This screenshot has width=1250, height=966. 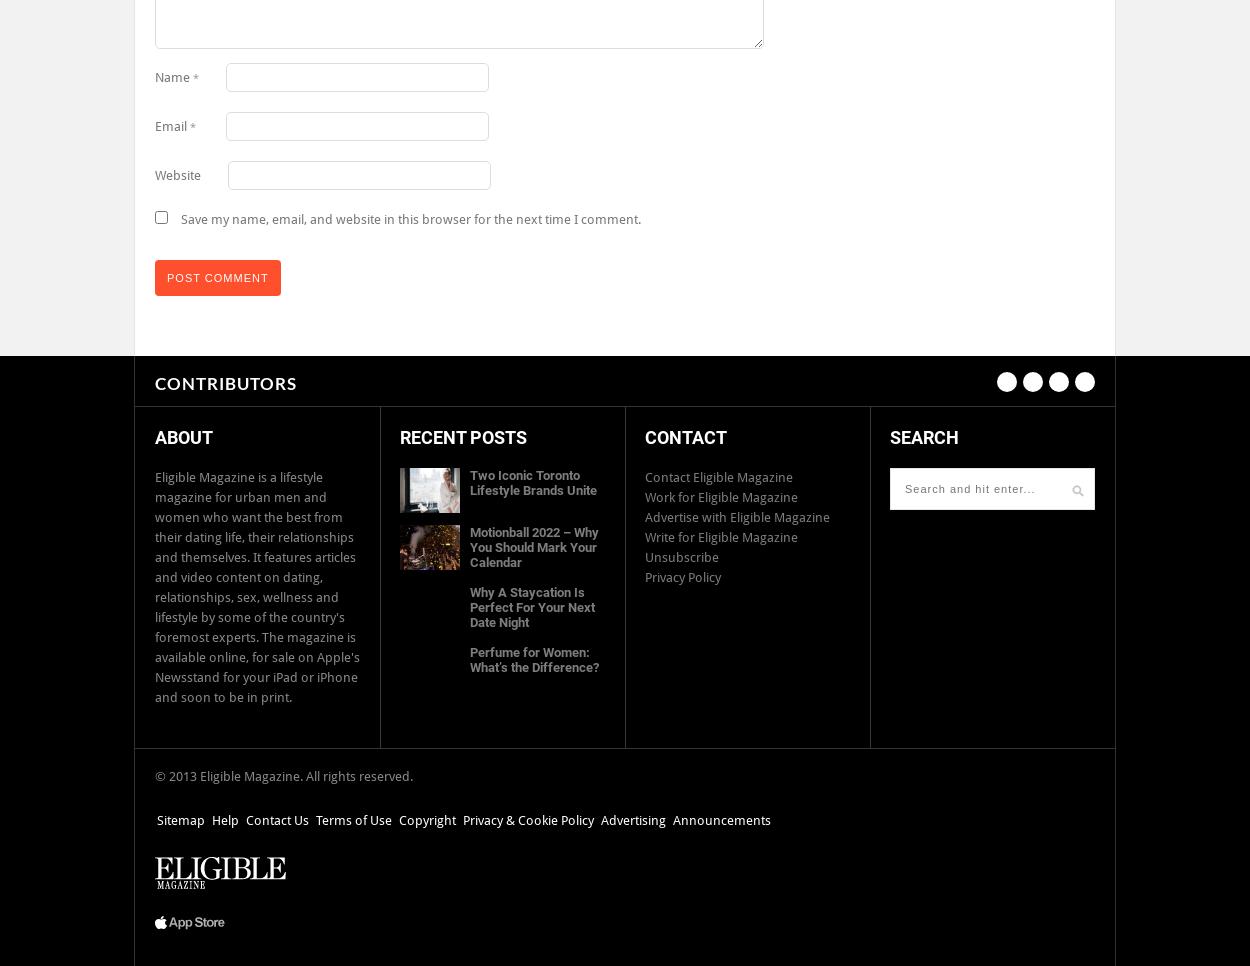 I want to click on 'Contact', so click(x=686, y=436).